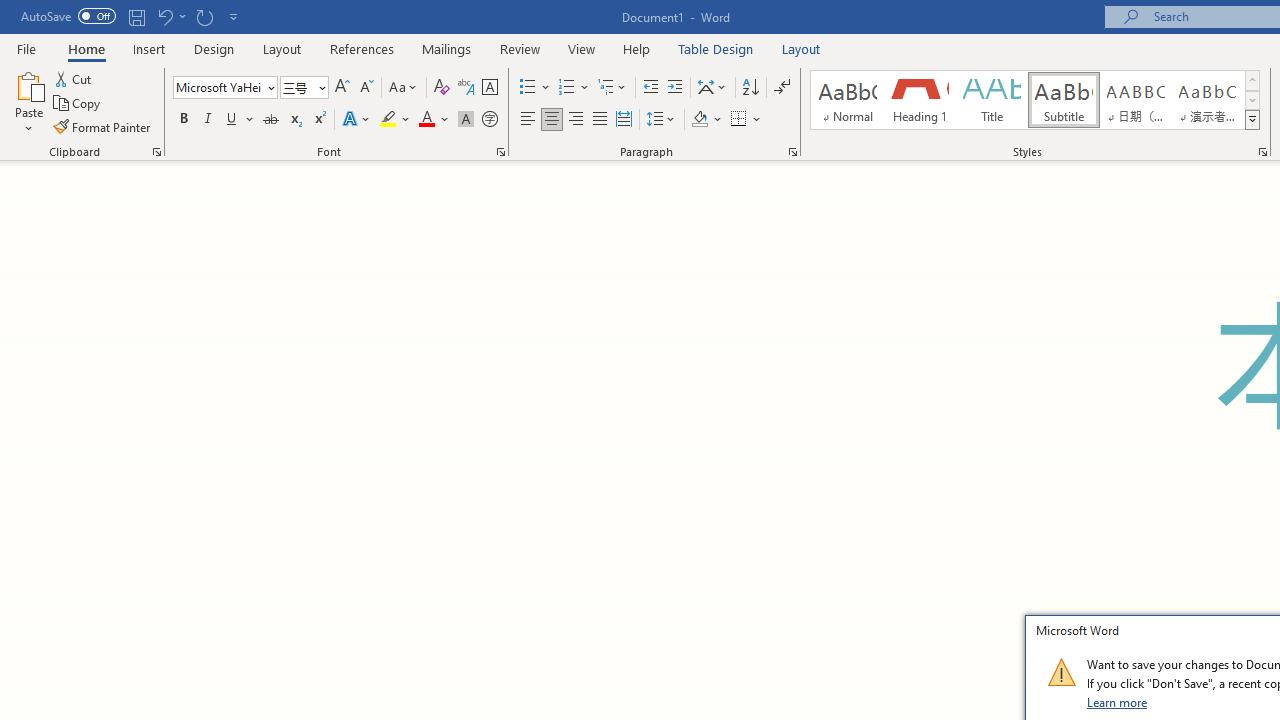 This screenshot has height=720, width=1280. Describe the element at coordinates (78, 103) in the screenshot. I see `'Copy'` at that location.